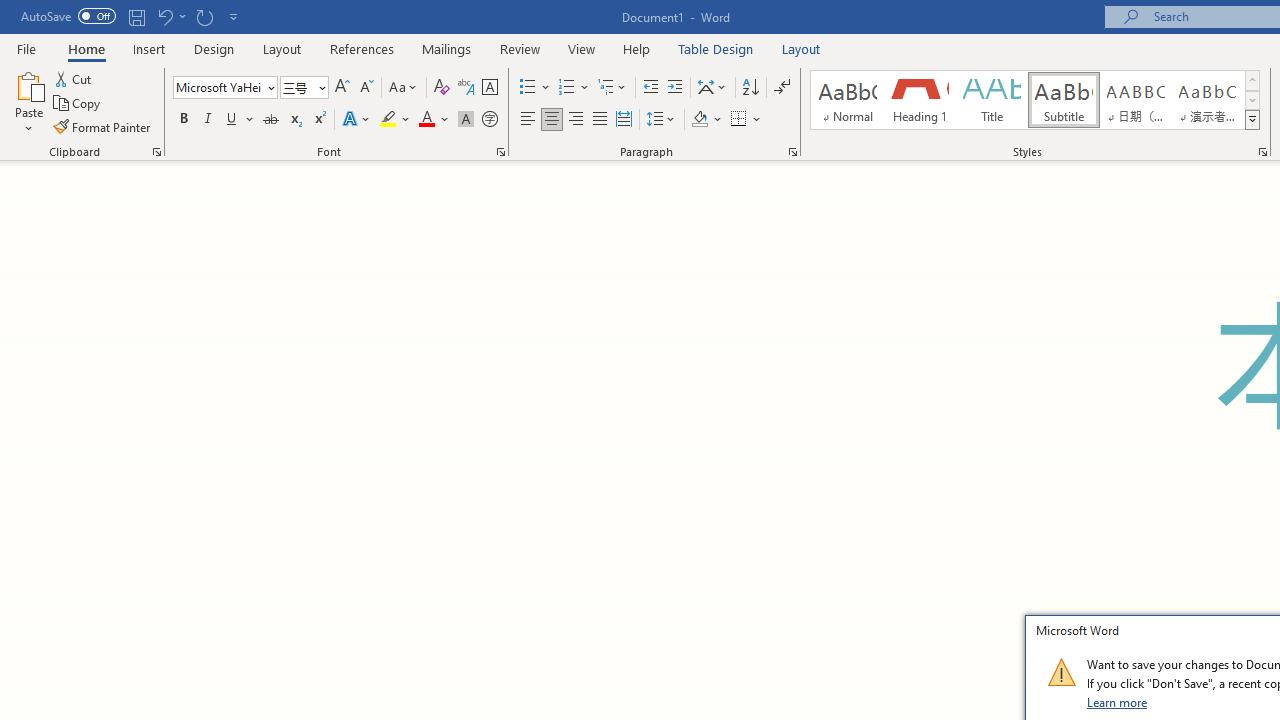 This screenshot has height=720, width=1280. Describe the element at coordinates (78, 103) in the screenshot. I see `'Copy'` at that location.